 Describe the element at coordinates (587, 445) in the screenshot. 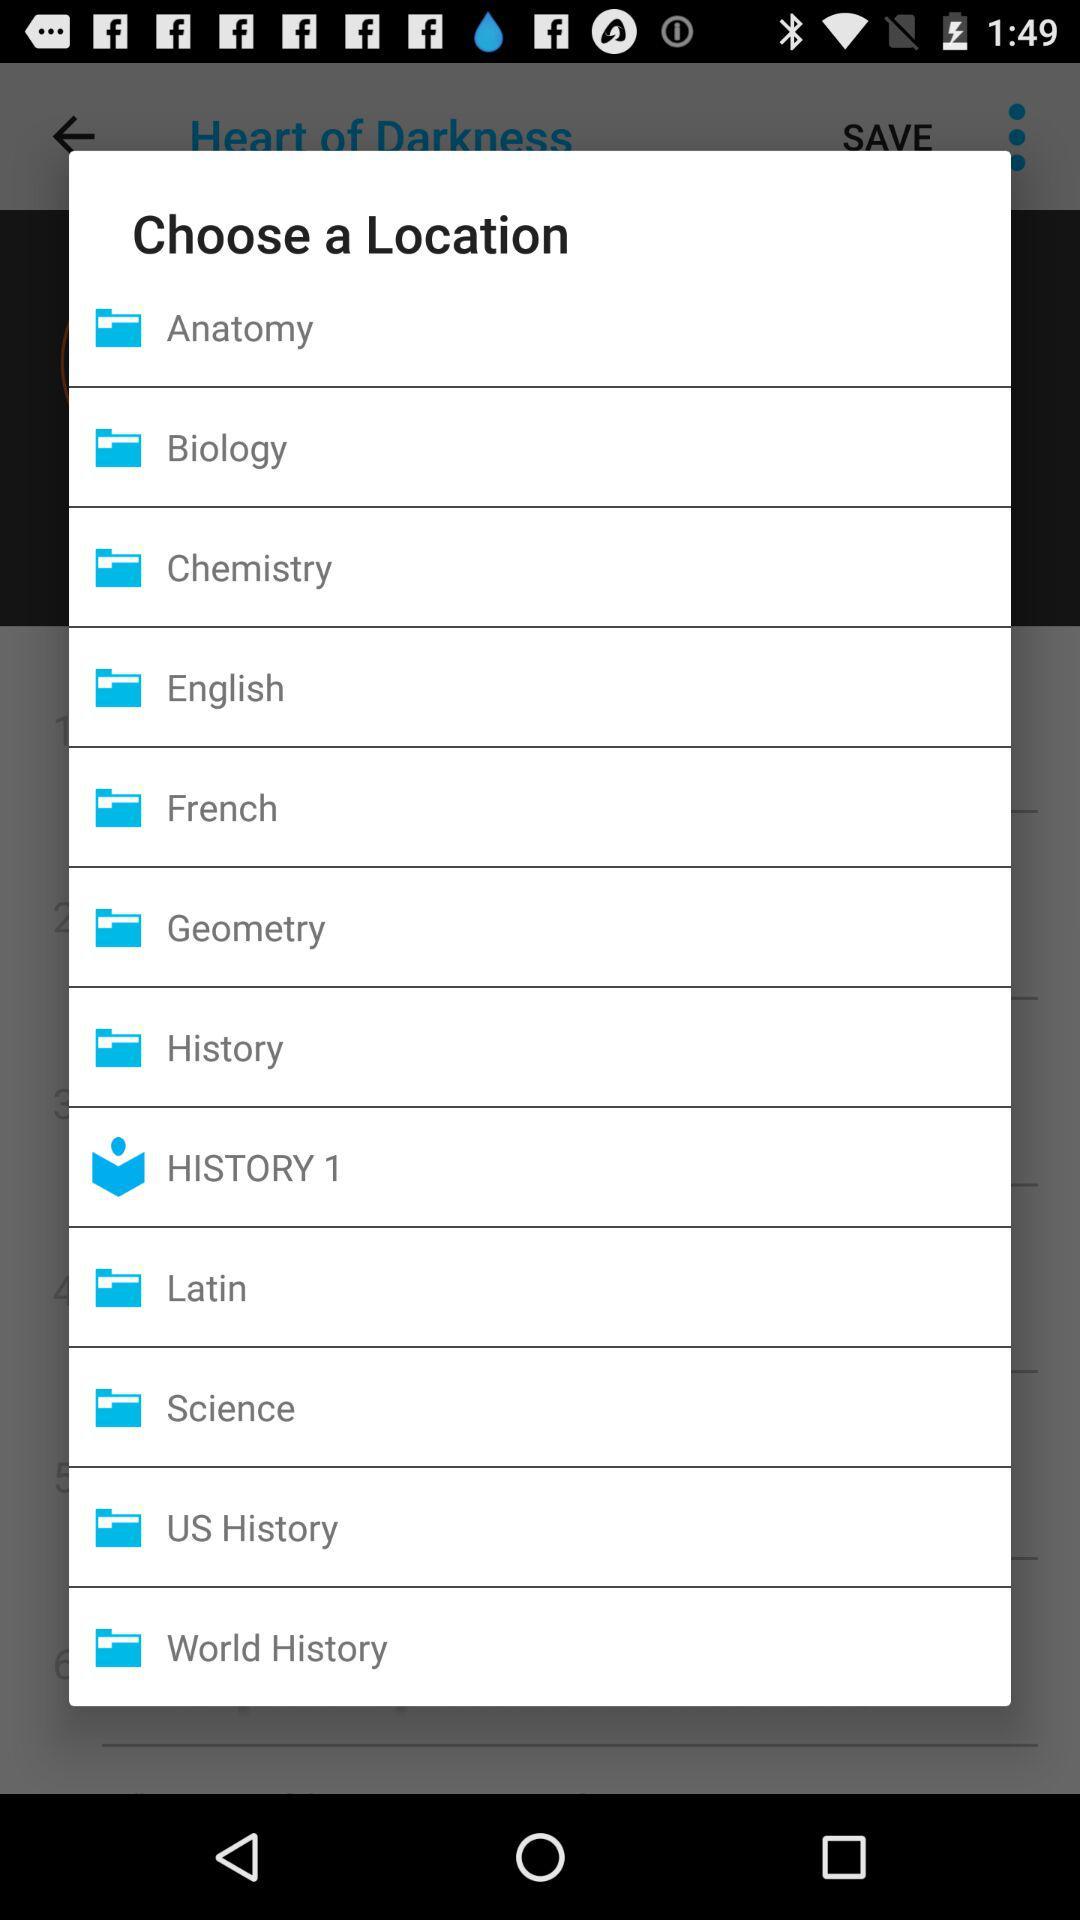

I see `biology icon` at that location.